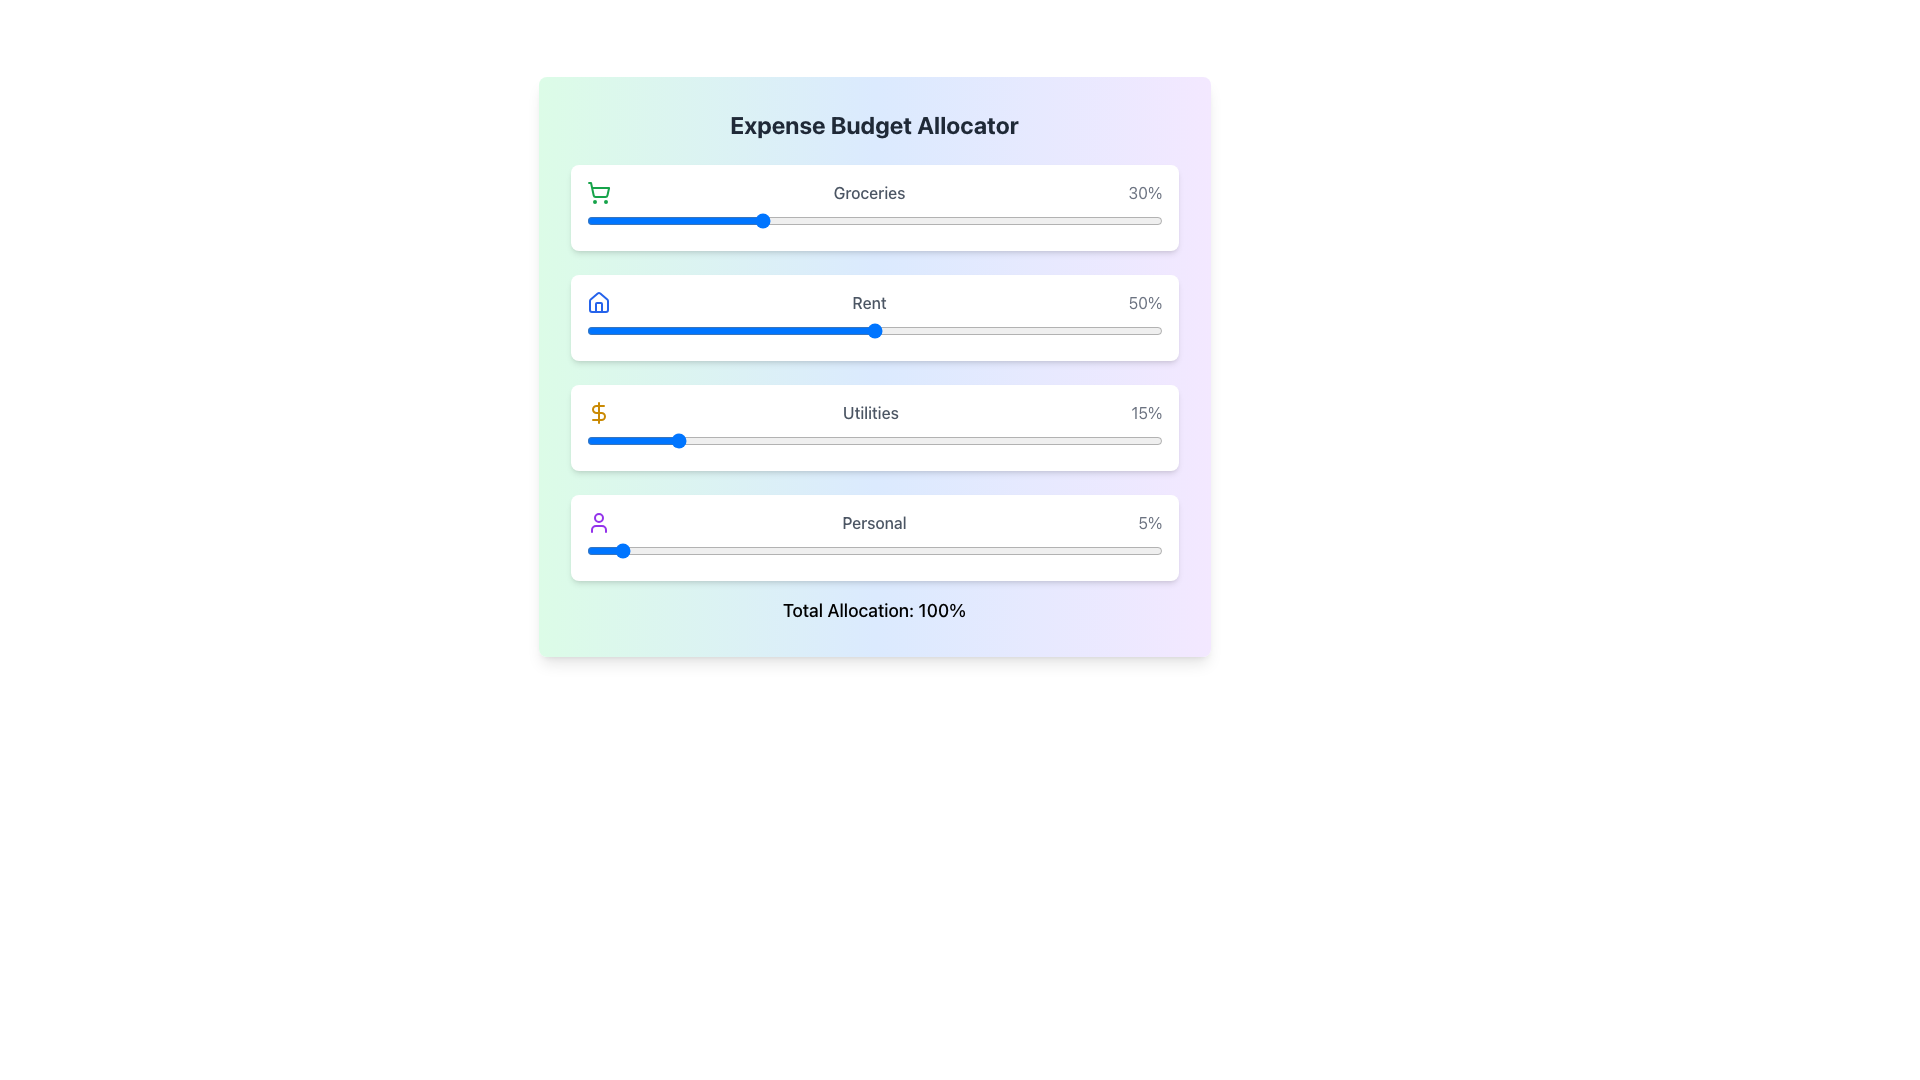 The image size is (1920, 1080). What do you see at coordinates (874, 522) in the screenshot?
I see `the text label displaying 'Personal', which is positioned between a user icon and a percentage label '5%' in the 'Expense Budget Allocator' interface` at bounding box center [874, 522].